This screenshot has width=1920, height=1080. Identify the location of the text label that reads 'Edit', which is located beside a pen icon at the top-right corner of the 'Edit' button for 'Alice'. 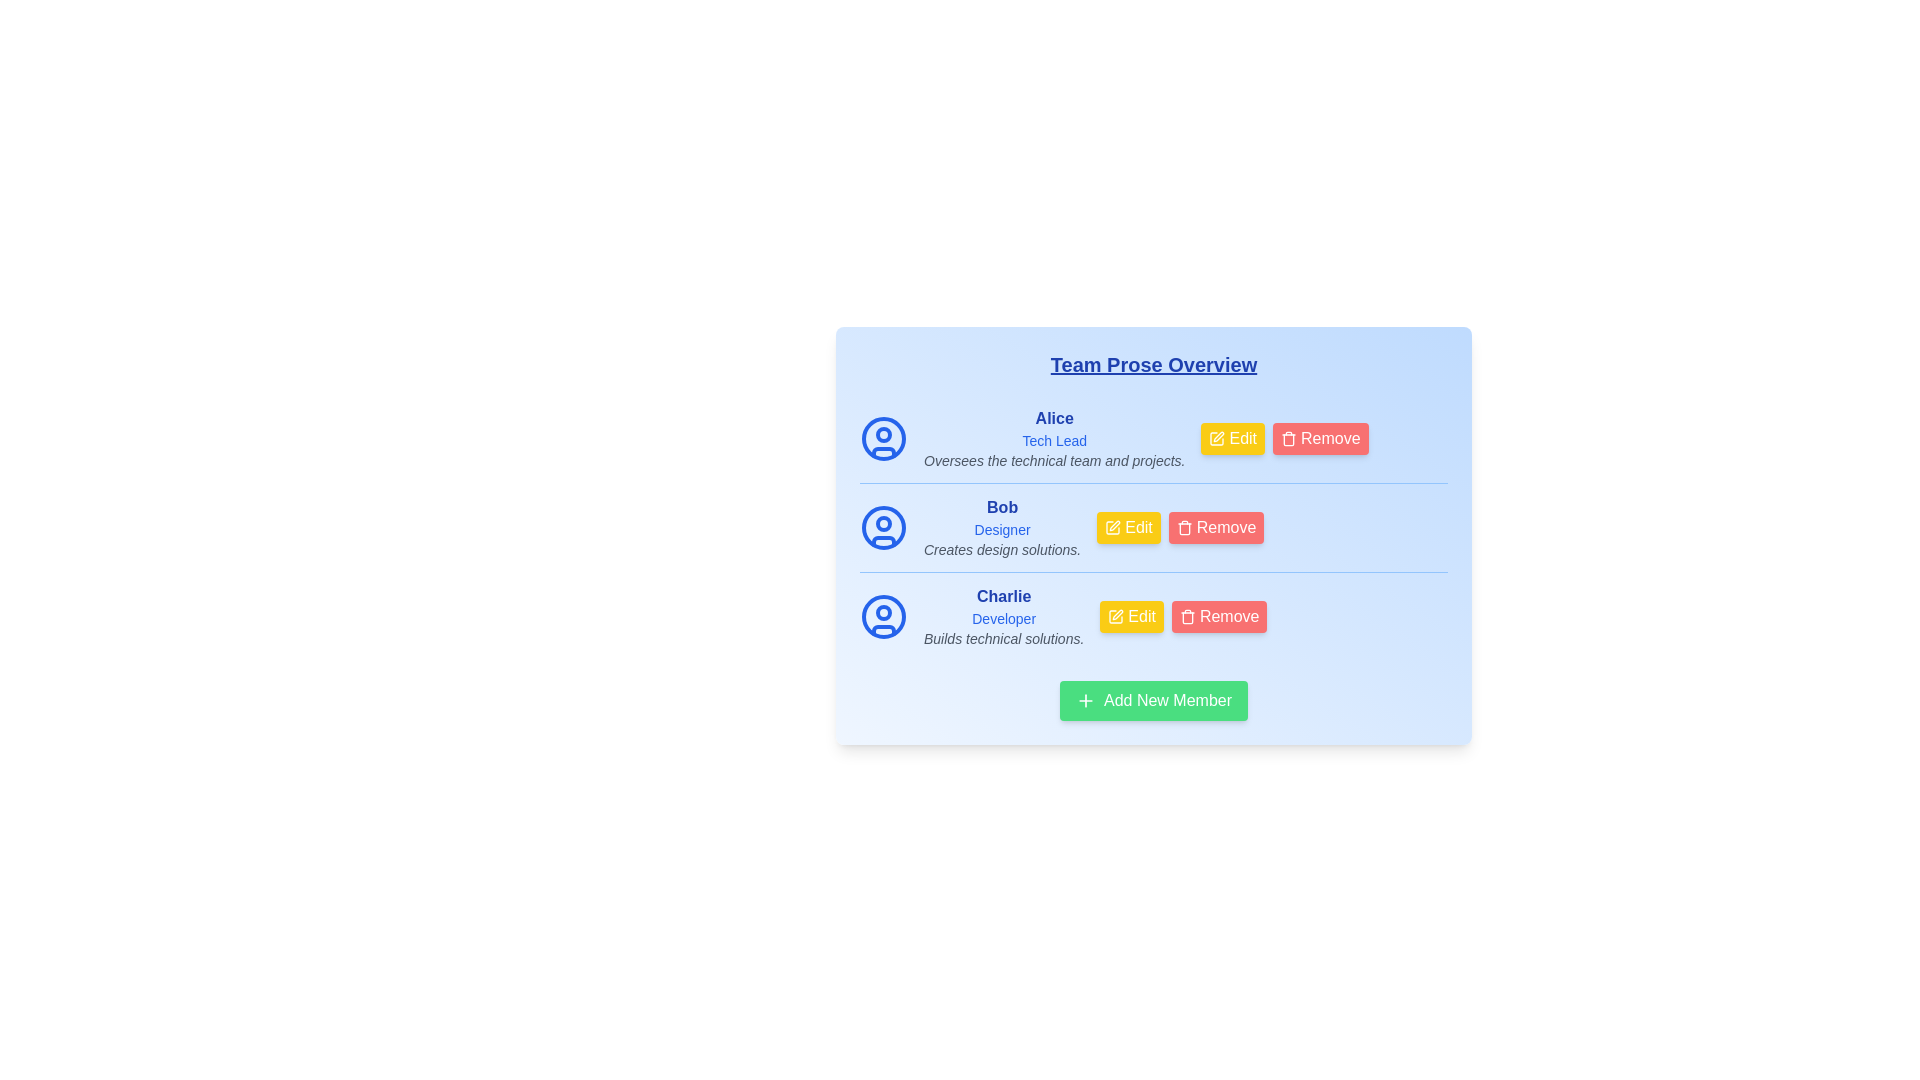
(1240, 438).